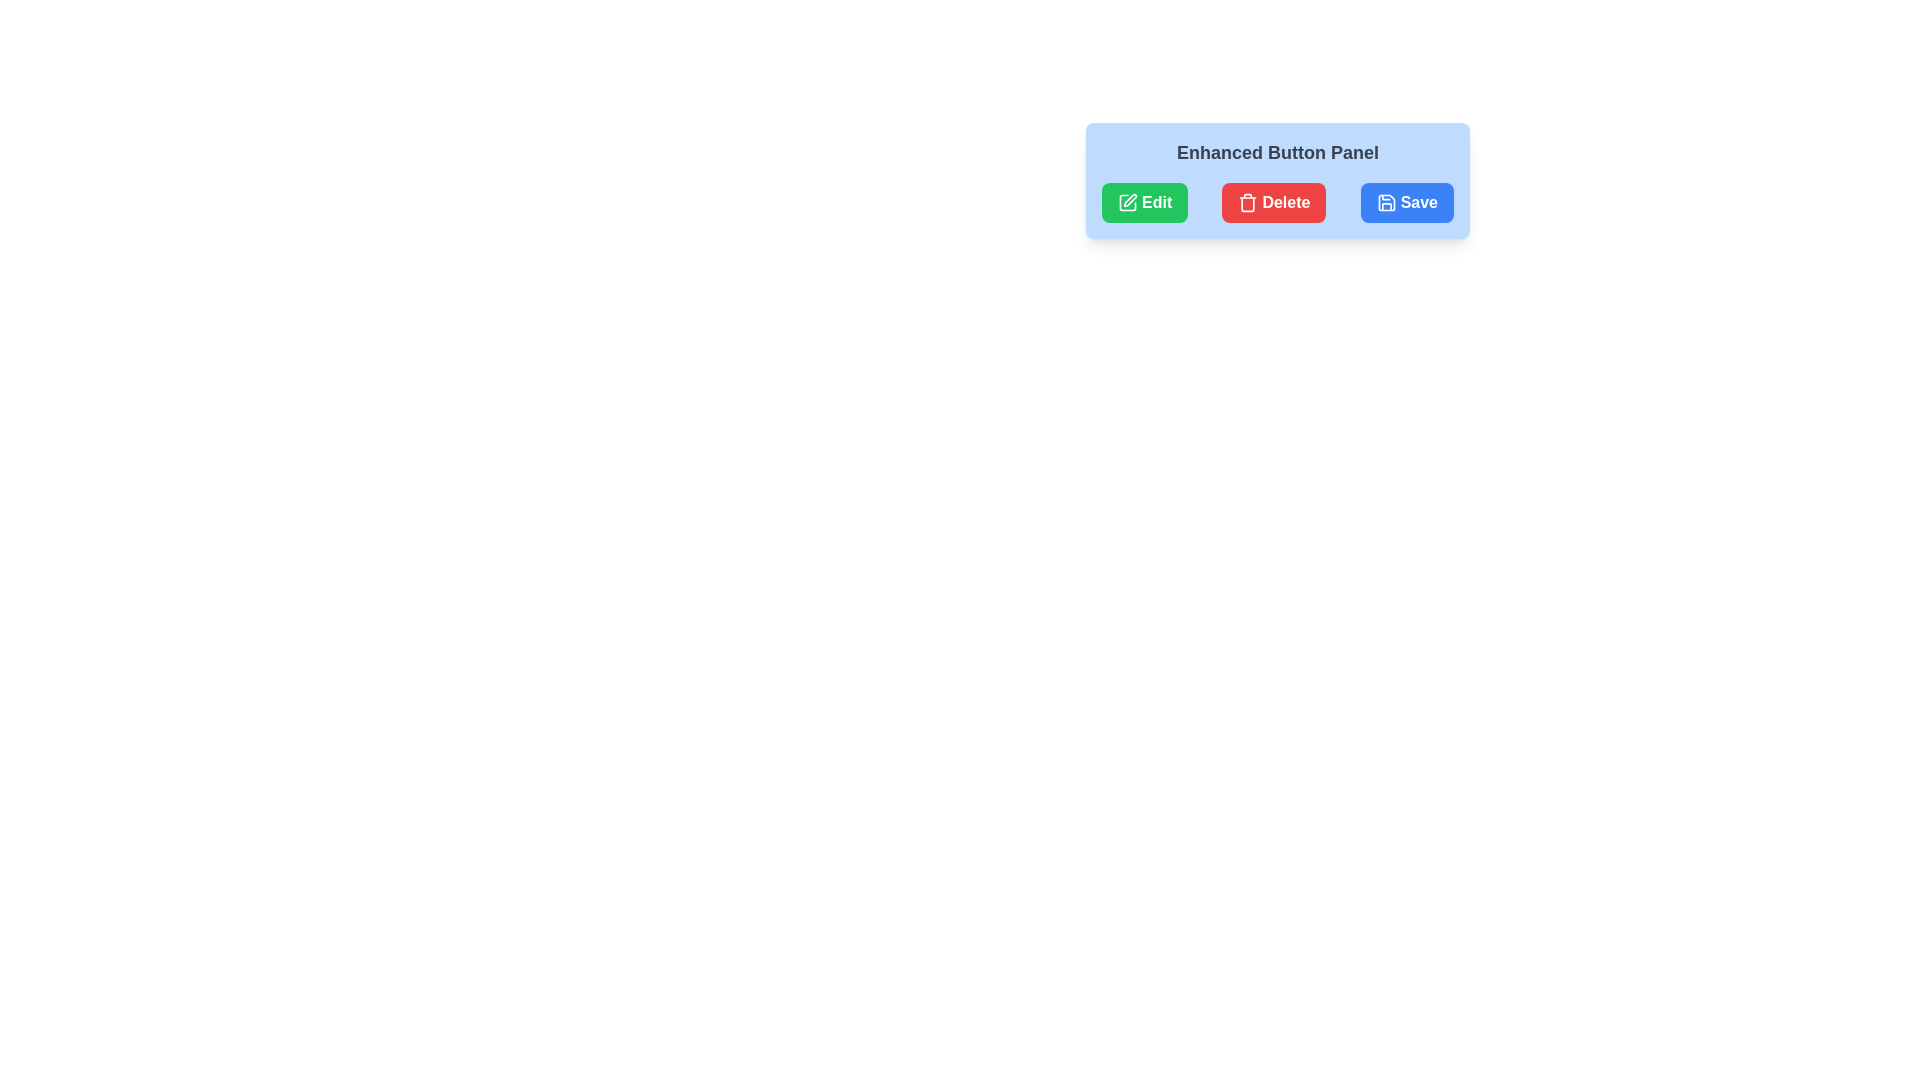 The width and height of the screenshot is (1920, 1080). What do you see at coordinates (1128, 203) in the screenshot?
I see `the pen icon within the green 'Edit' button, which is left-aligned with the text 'Edit'` at bounding box center [1128, 203].